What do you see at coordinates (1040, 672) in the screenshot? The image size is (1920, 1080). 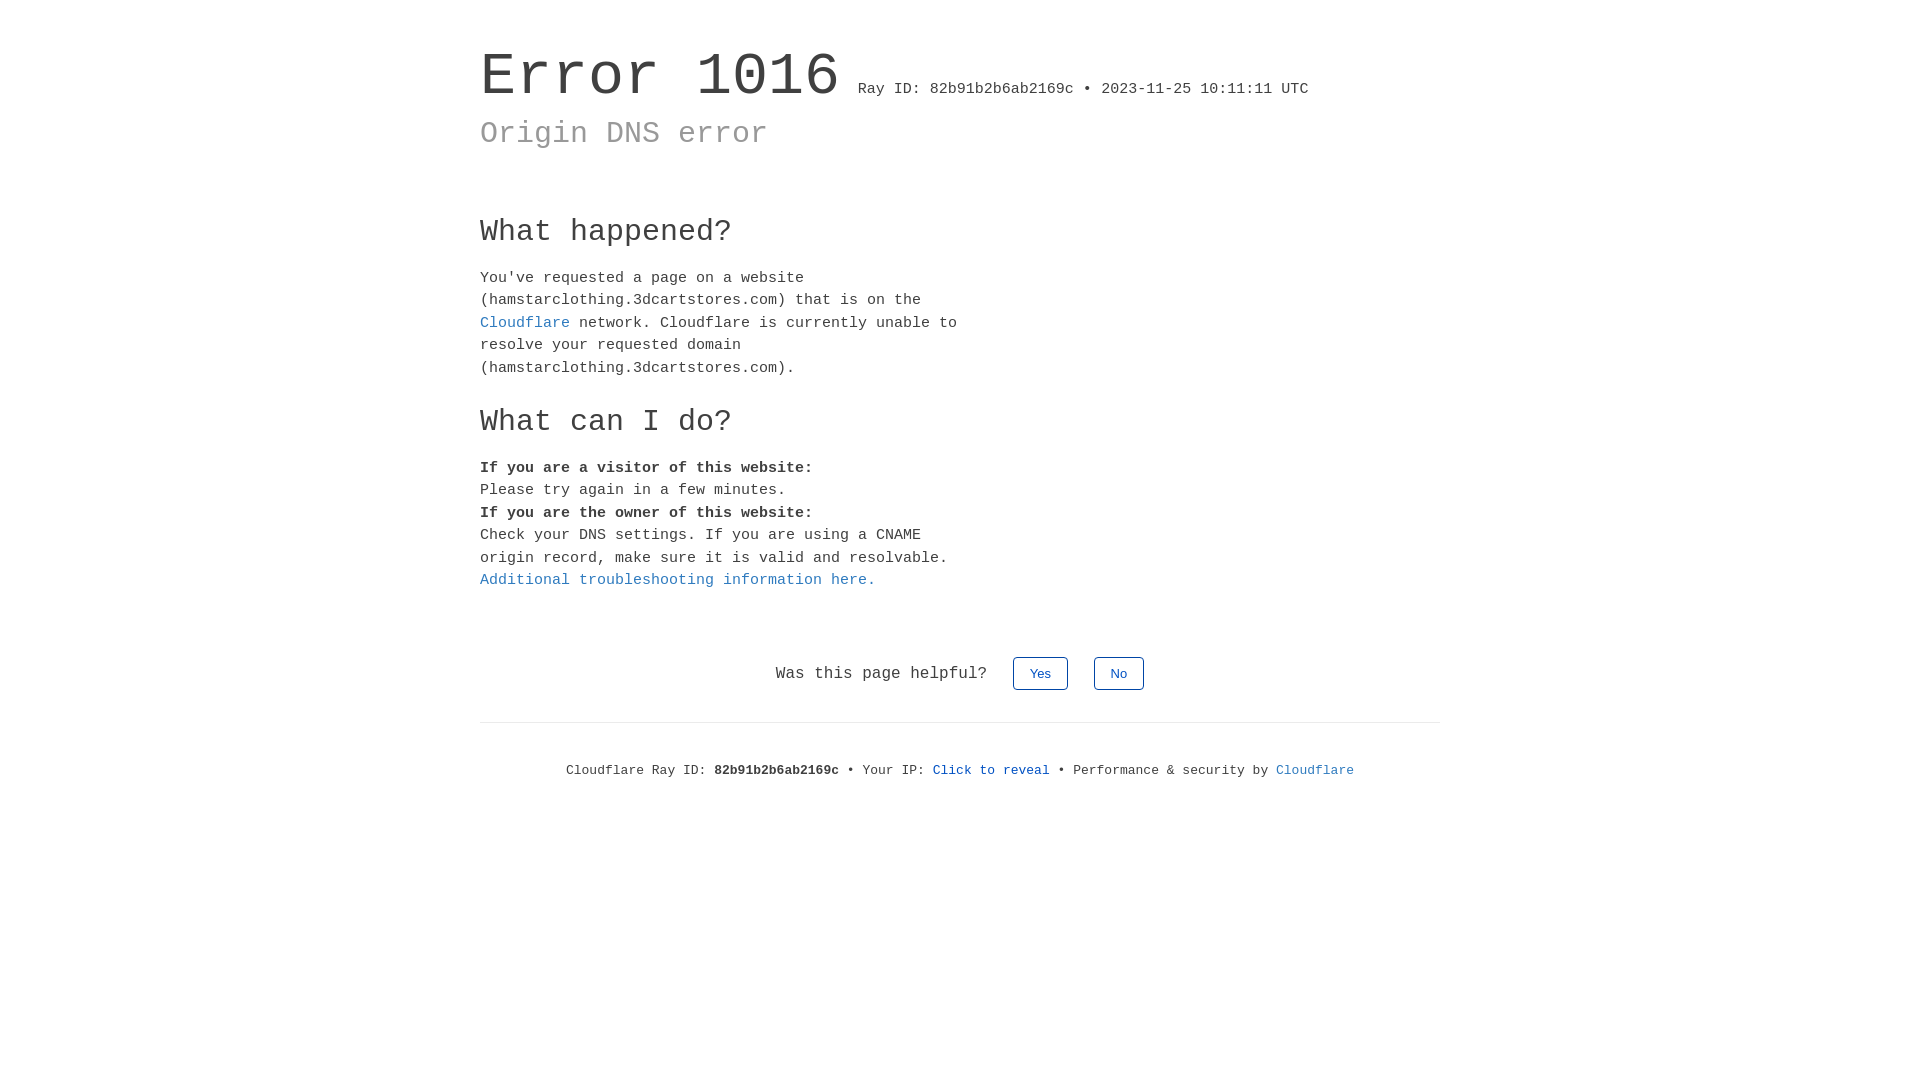 I see `'Yes'` at bounding box center [1040, 672].